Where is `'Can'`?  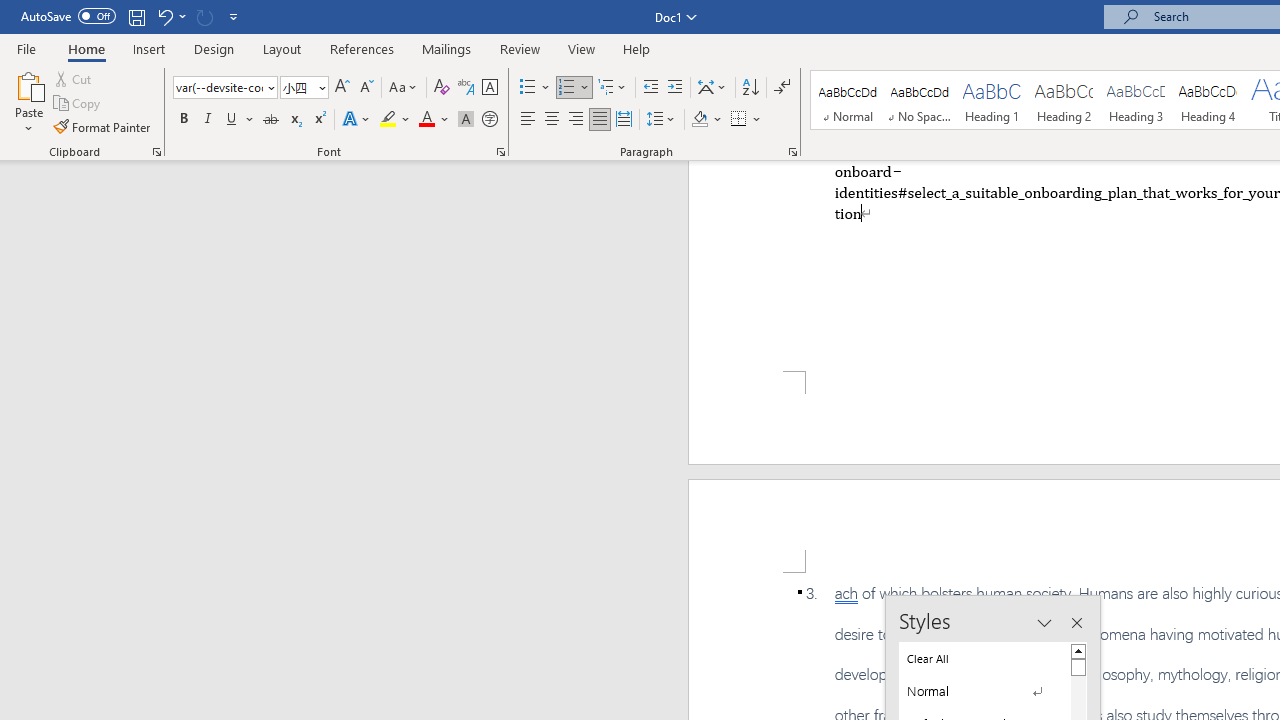
'Can' is located at coordinates (204, 16).